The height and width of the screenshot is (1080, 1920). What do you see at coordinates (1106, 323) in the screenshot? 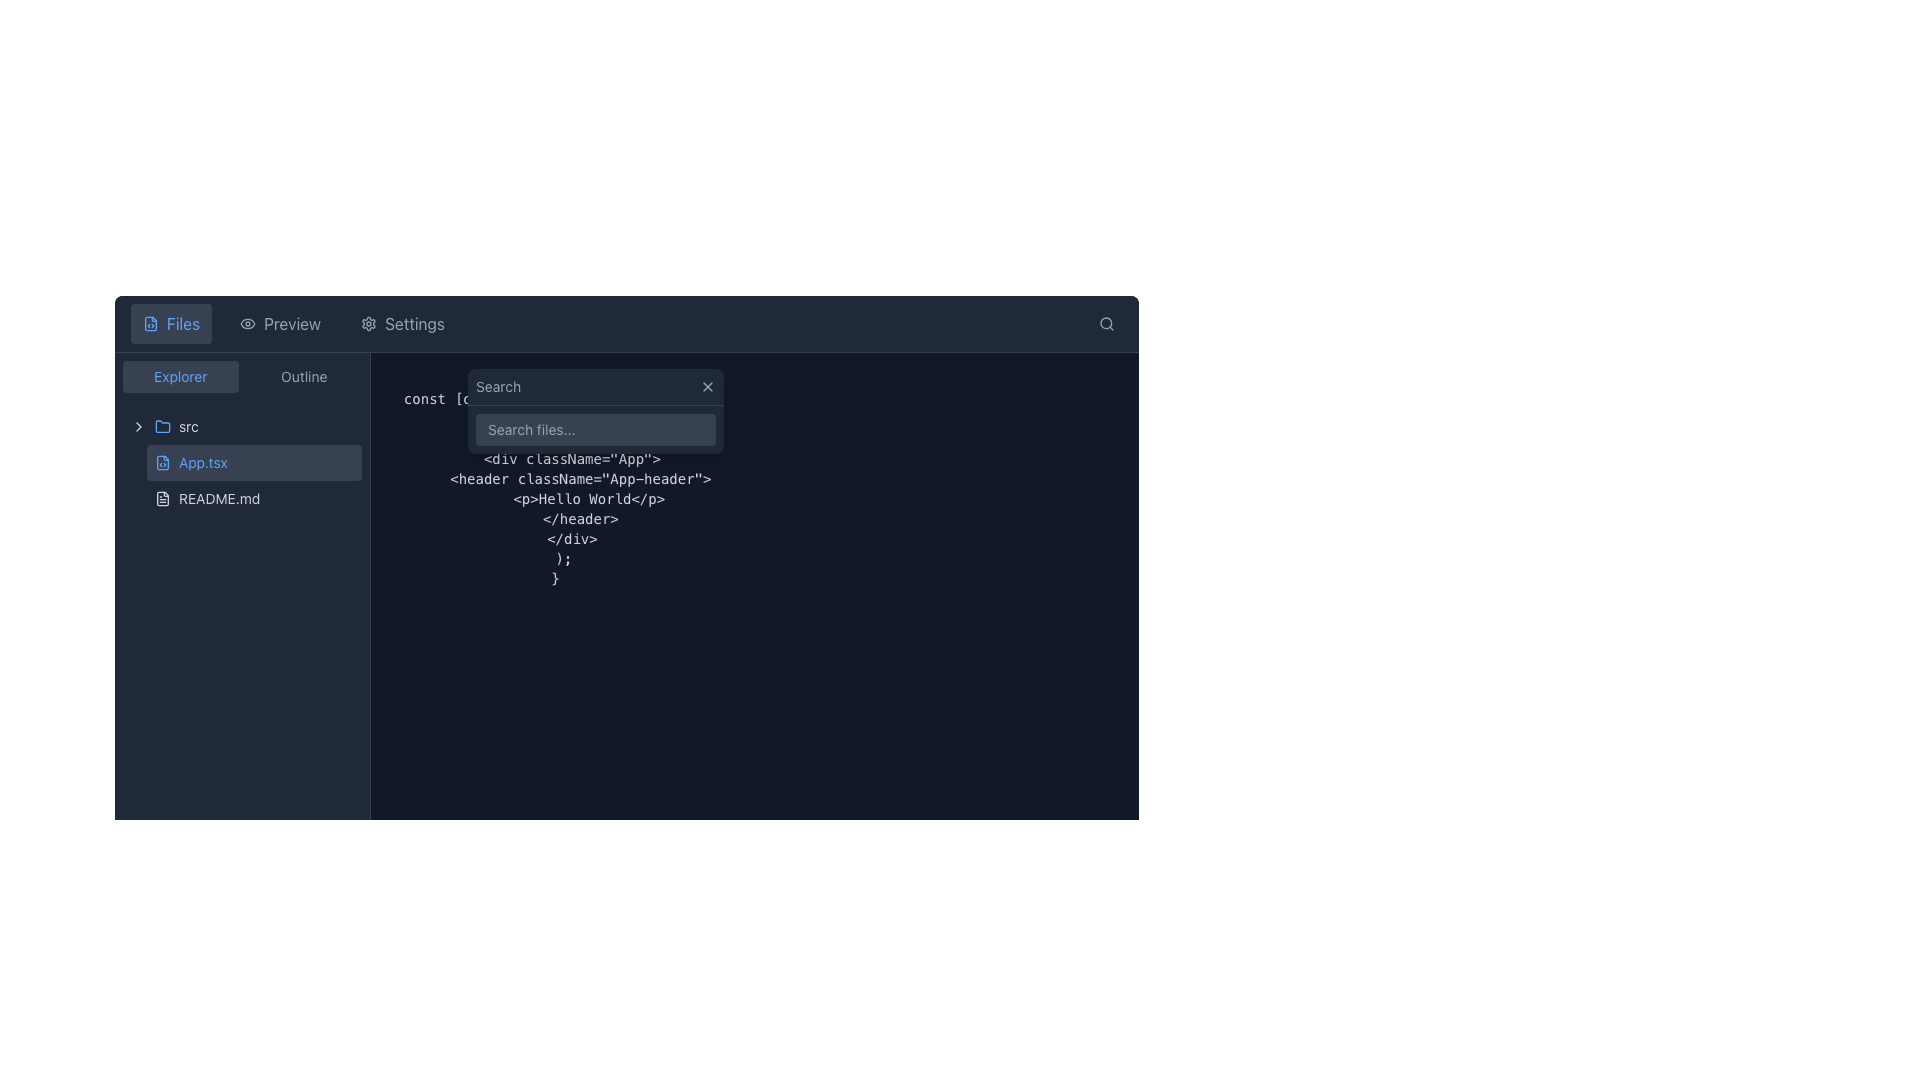
I see `the search icon button located at the rightmost corner of the top horizontal bar in the dark-themed UI` at bounding box center [1106, 323].